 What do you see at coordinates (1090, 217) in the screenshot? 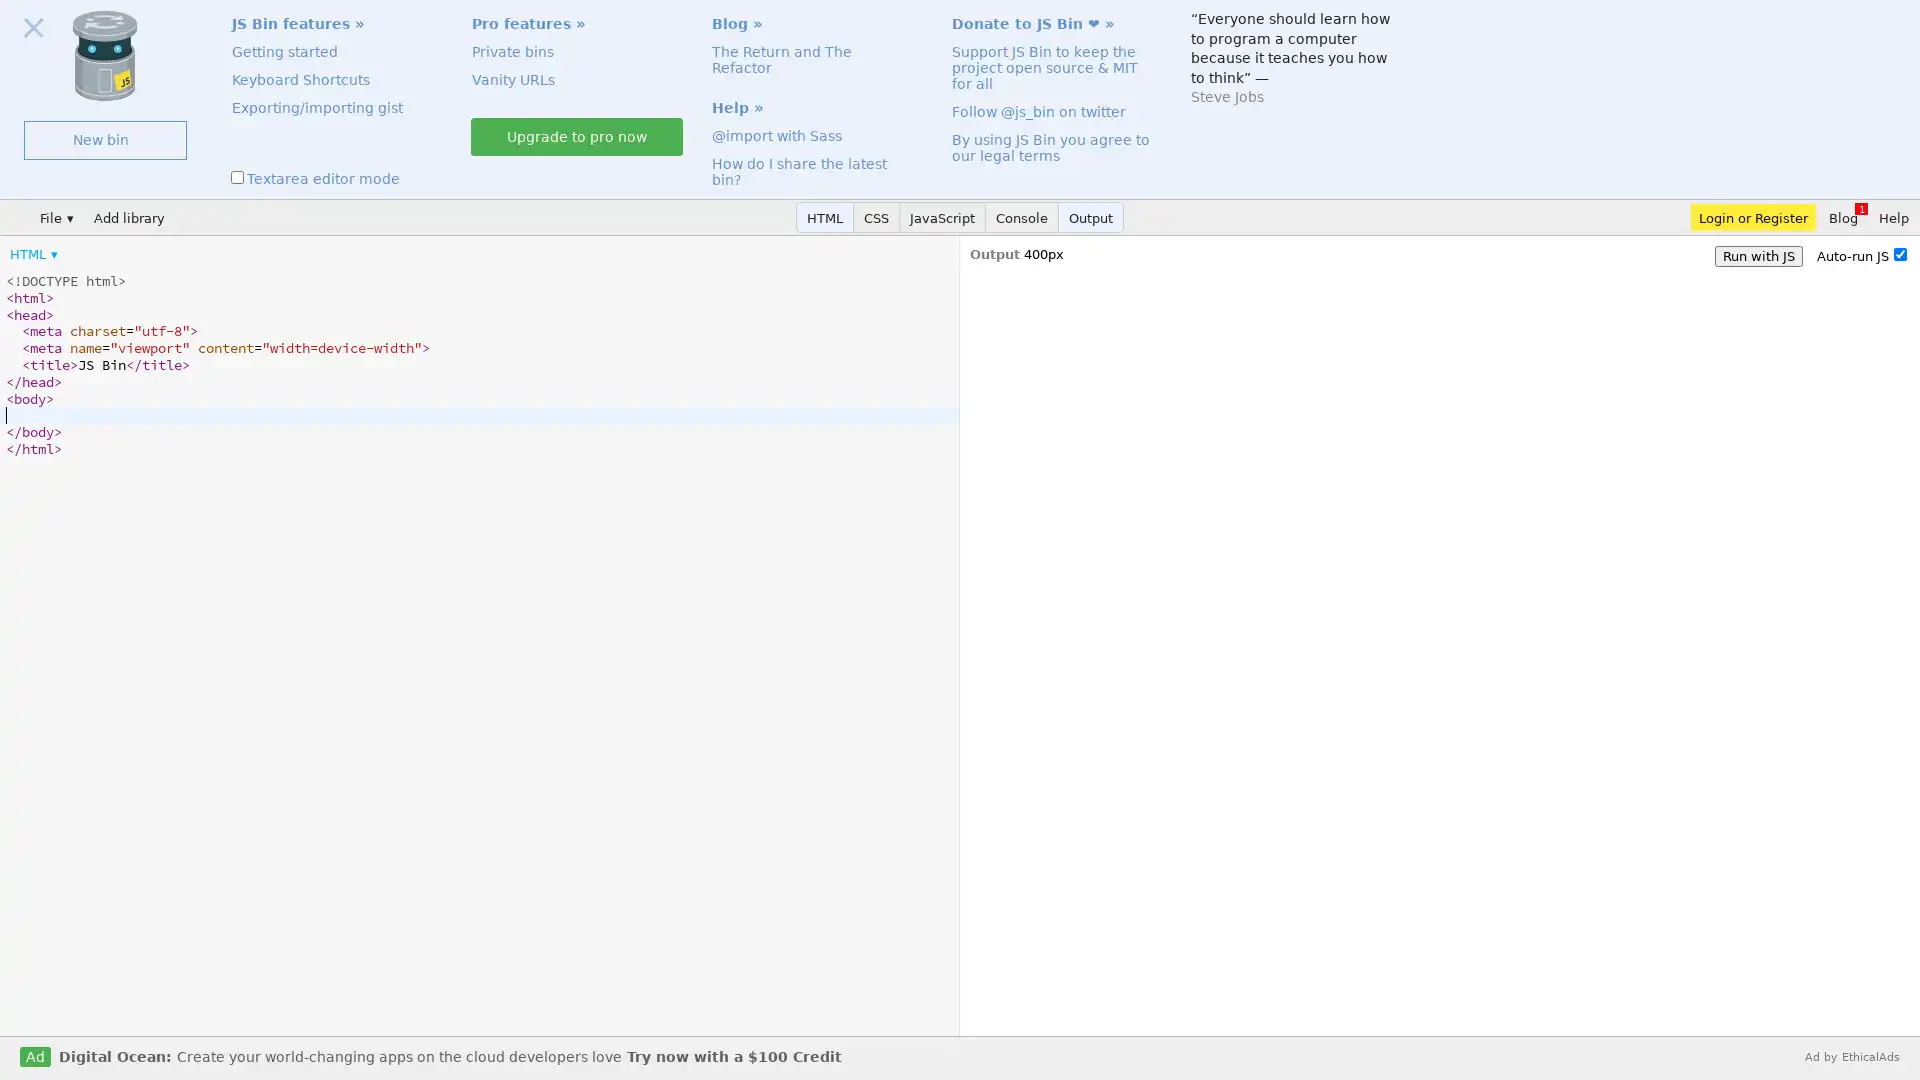
I see `Output Panel: Active` at bounding box center [1090, 217].